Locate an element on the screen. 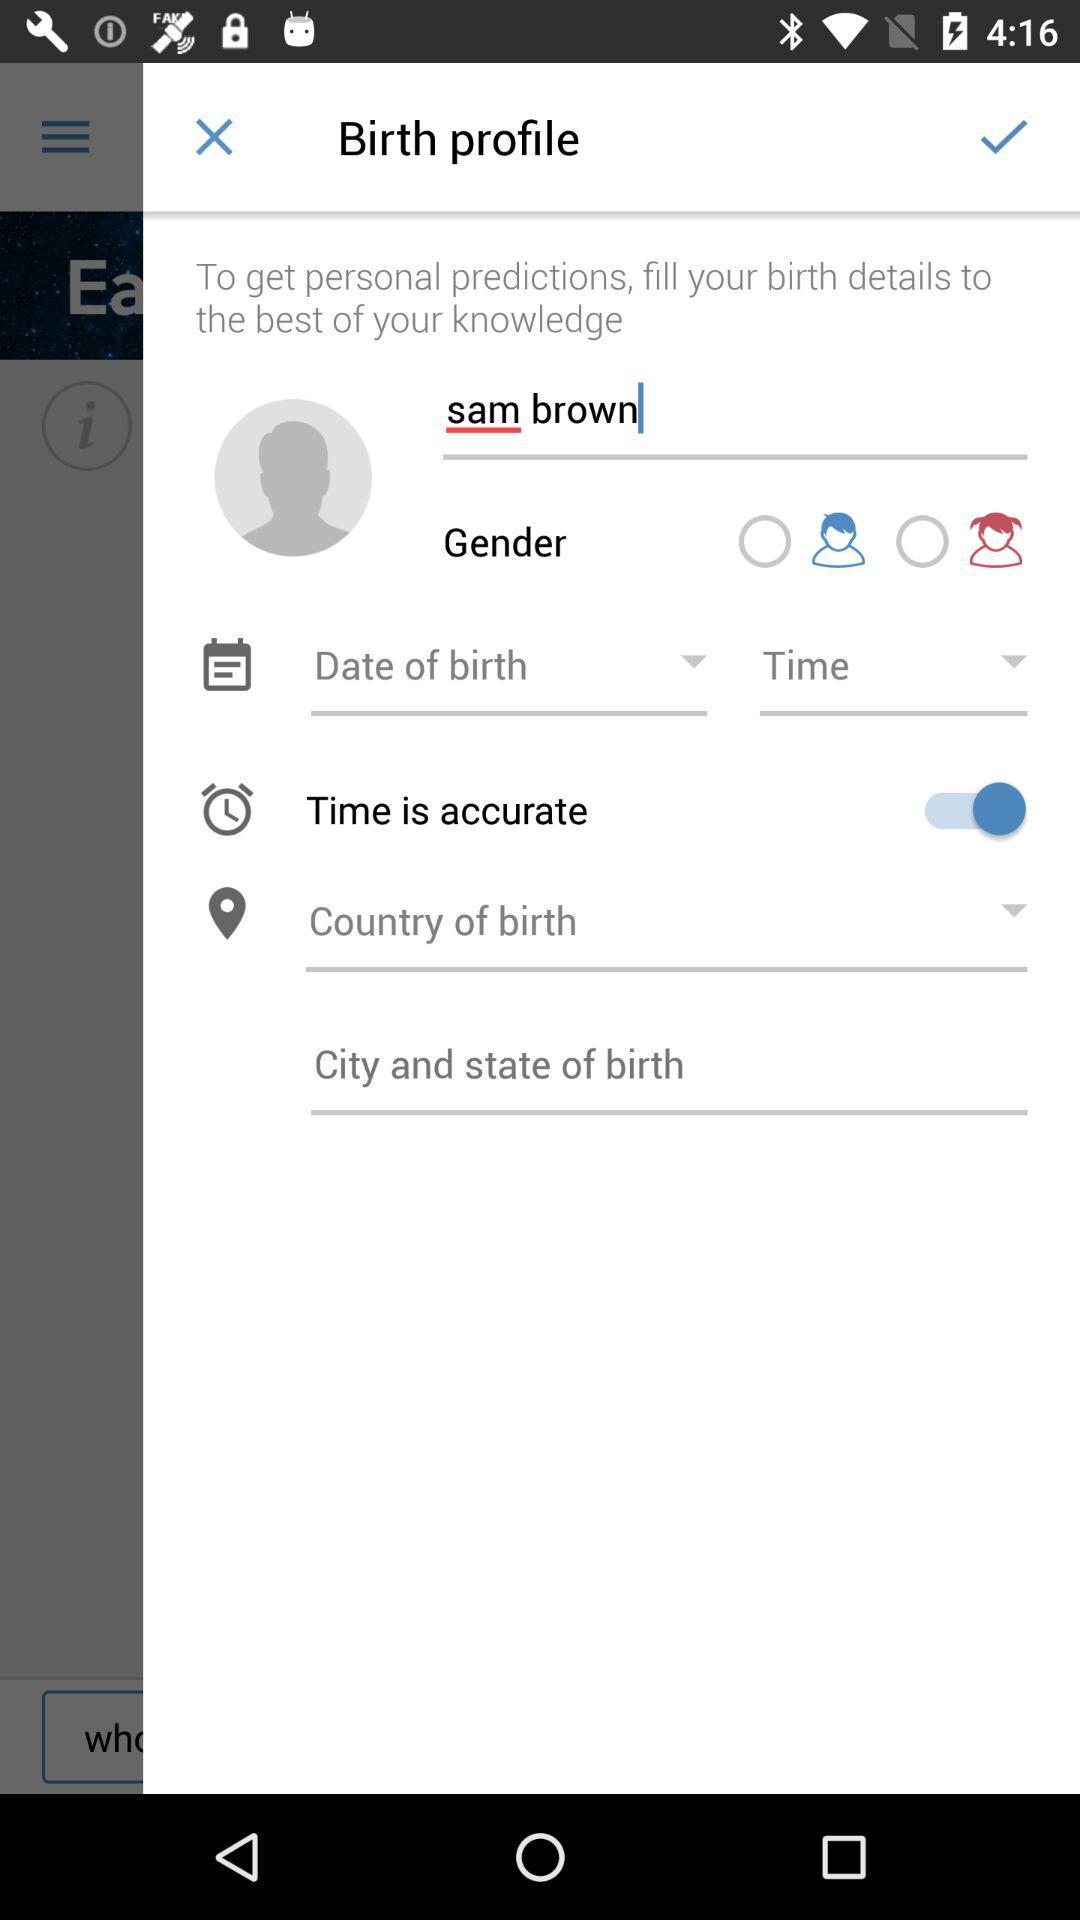 This screenshot has width=1080, height=1920. item below birth profile is located at coordinates (610, 276).